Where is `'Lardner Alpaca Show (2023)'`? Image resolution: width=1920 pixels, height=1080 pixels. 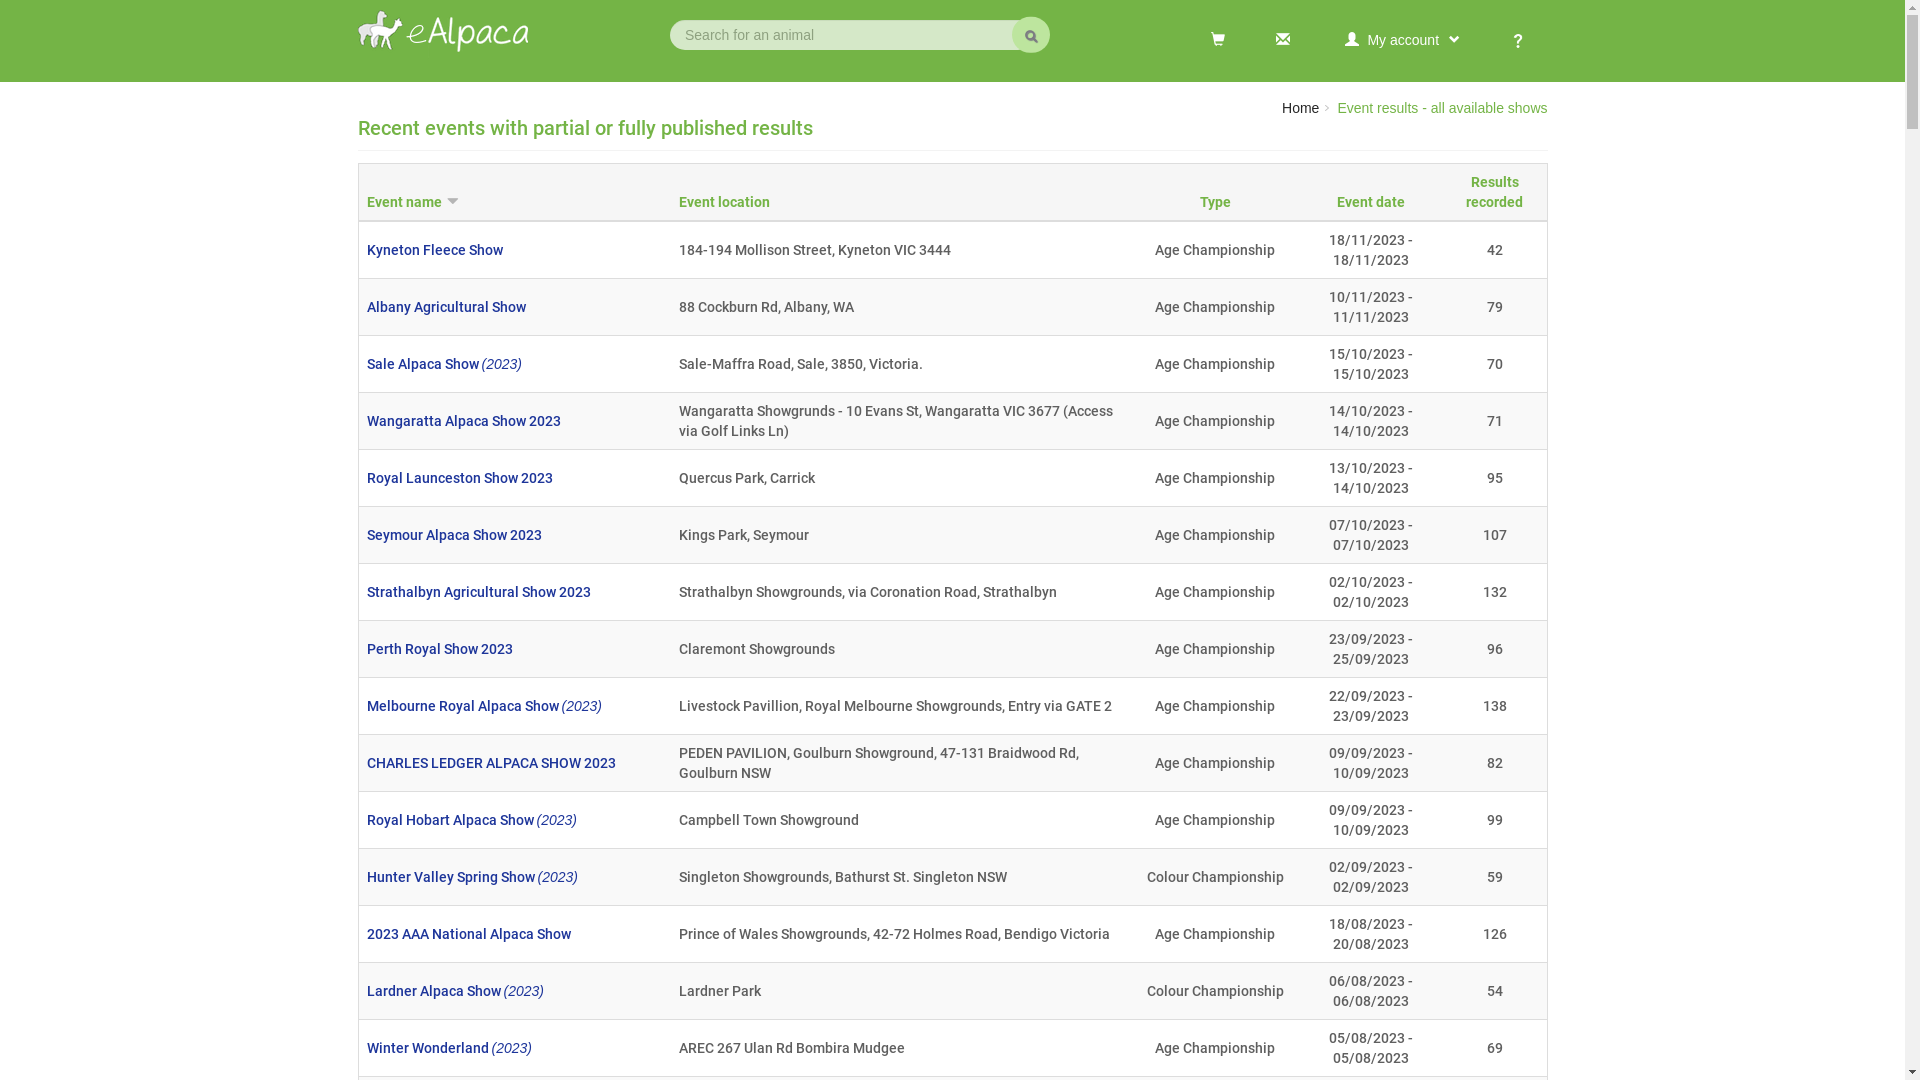
'Lardner Alpaca Show (2023)' is located at coordinates (453, 991).